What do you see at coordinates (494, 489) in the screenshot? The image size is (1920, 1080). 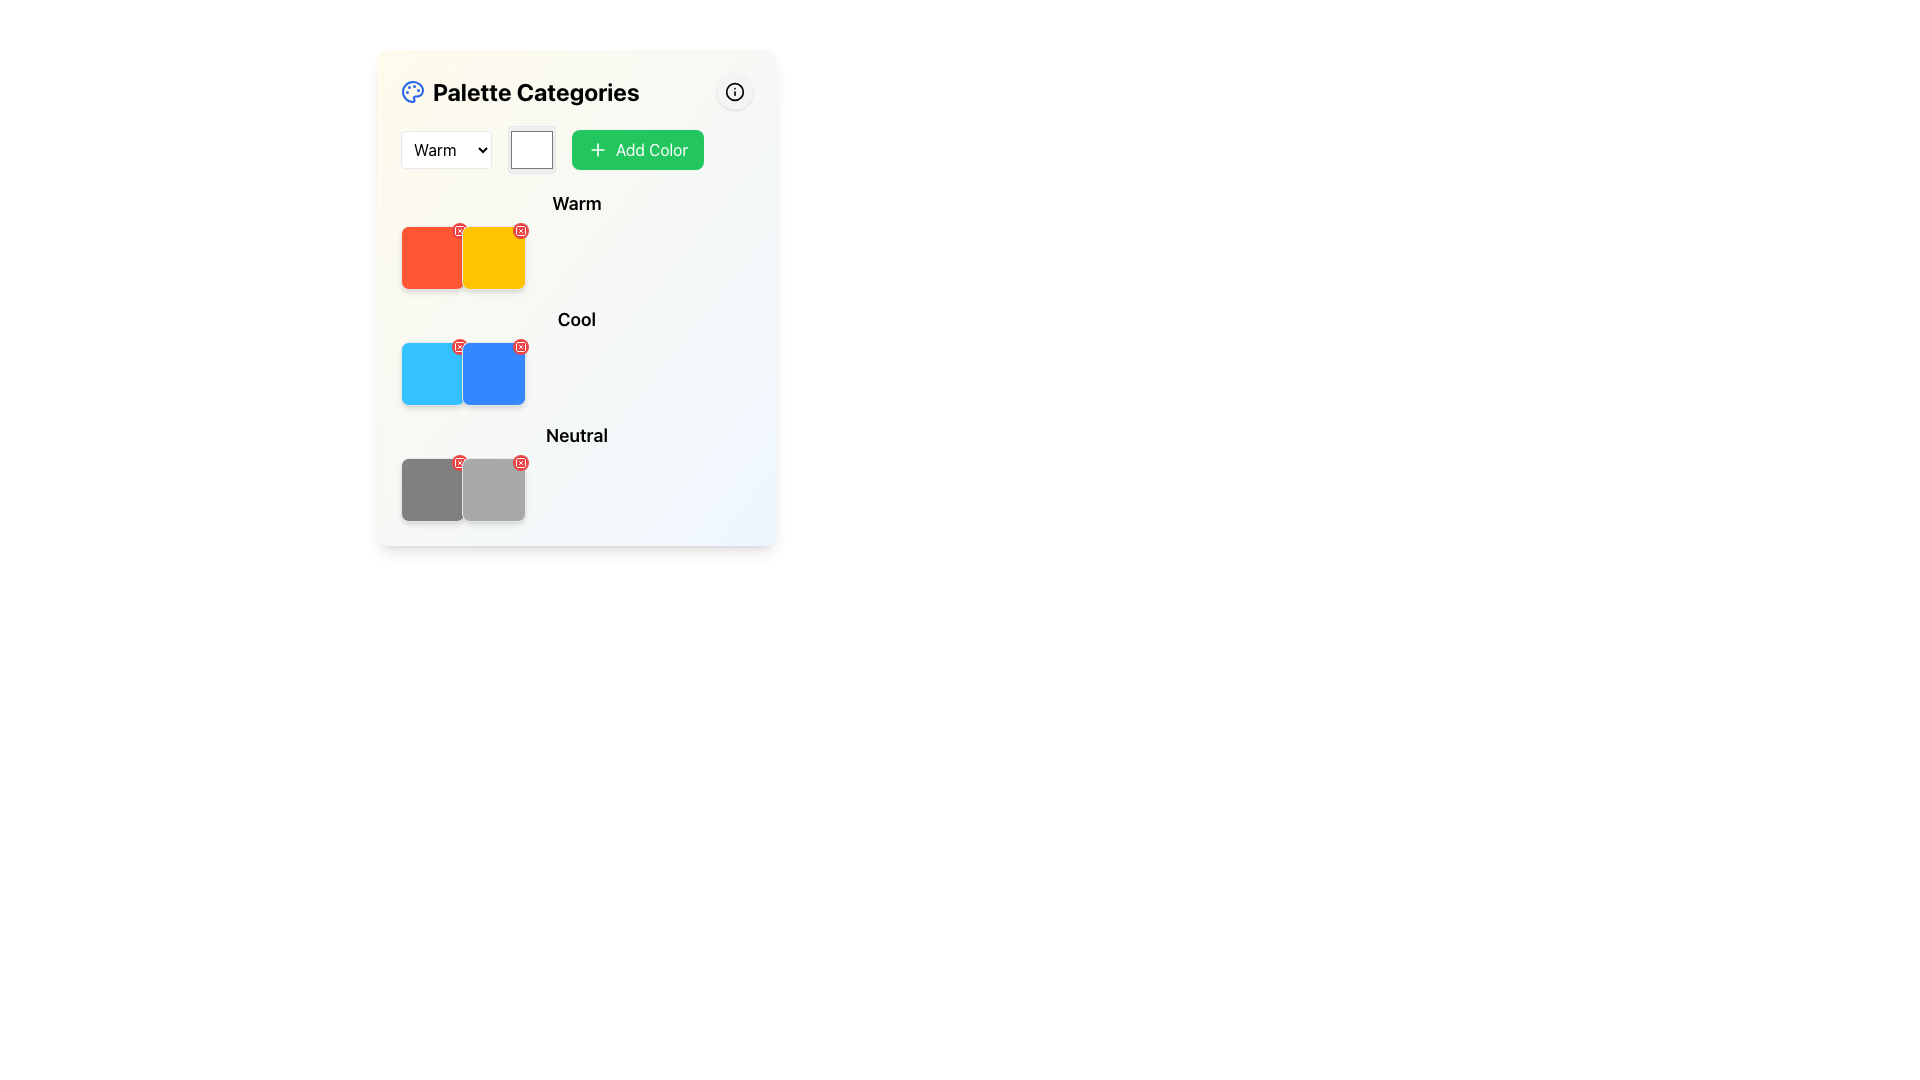 I see `the circular close button located at the top-right corner of the selectable visual tile in the bottom-right of the 'Neutral' category row to trigger a color change` at bounding box center [494, 489].